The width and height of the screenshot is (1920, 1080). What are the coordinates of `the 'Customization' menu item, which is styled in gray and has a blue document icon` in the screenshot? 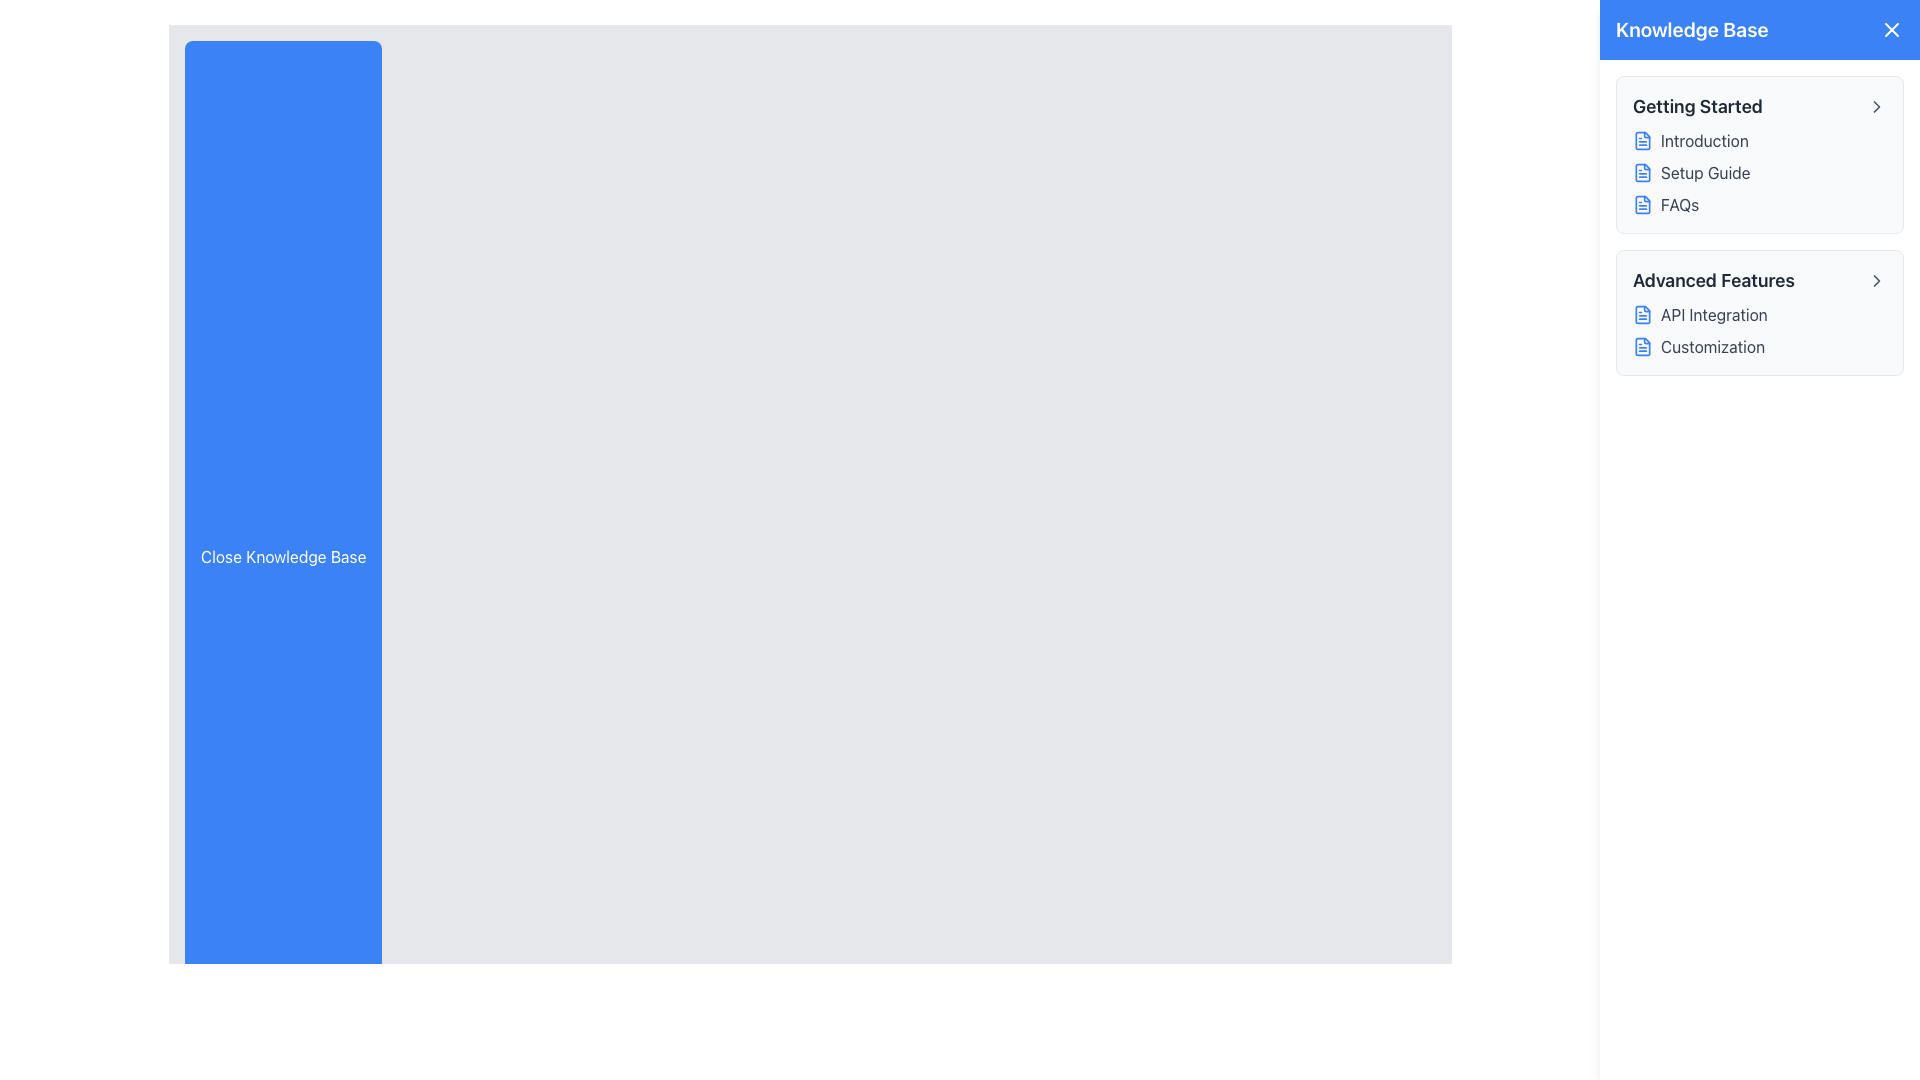 It's located at (1760, 346).